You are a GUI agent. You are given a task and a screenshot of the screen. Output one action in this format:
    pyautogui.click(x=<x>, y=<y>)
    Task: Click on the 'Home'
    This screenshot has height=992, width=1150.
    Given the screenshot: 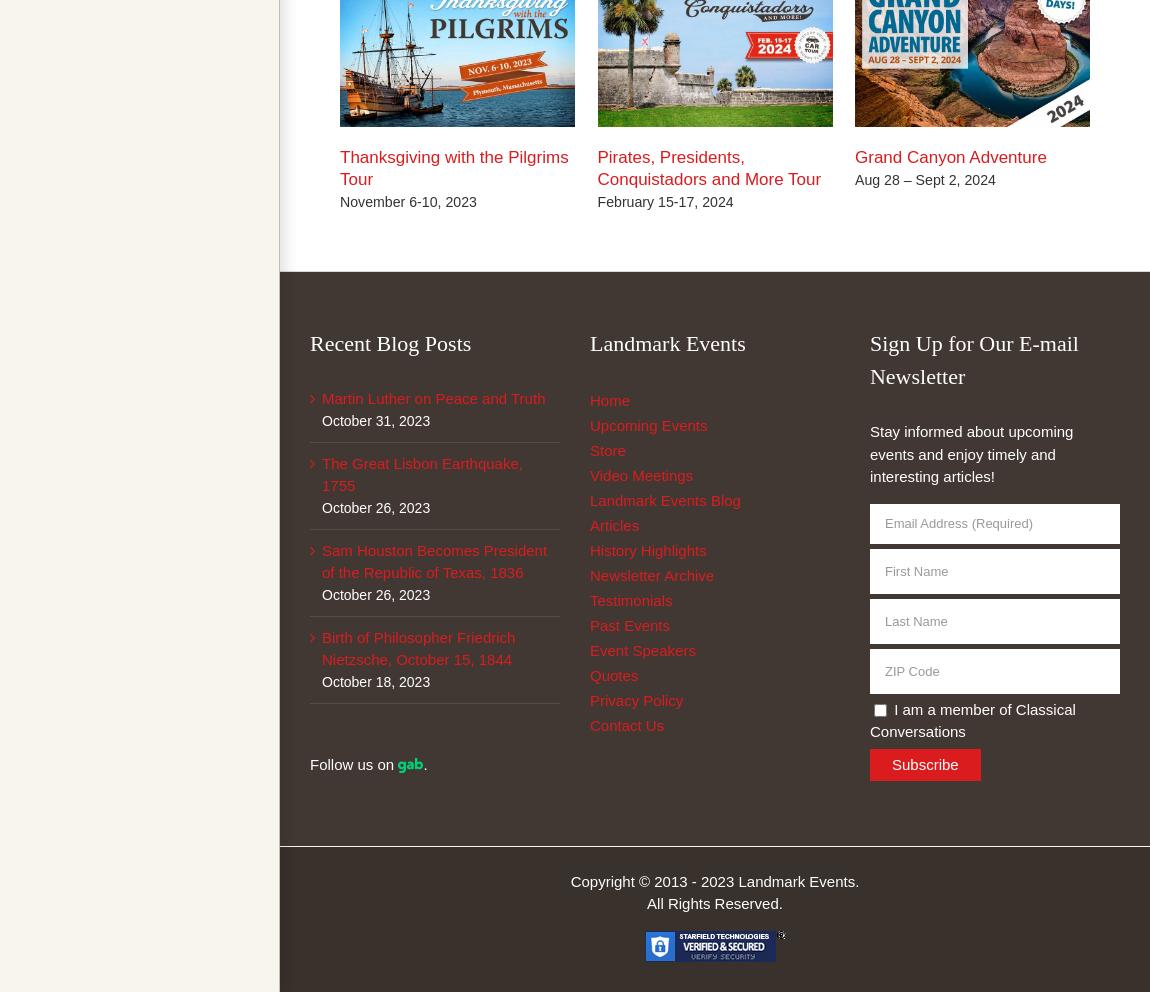 What is the action you would take?
    pyautogui.click(x=608, y=400)
    